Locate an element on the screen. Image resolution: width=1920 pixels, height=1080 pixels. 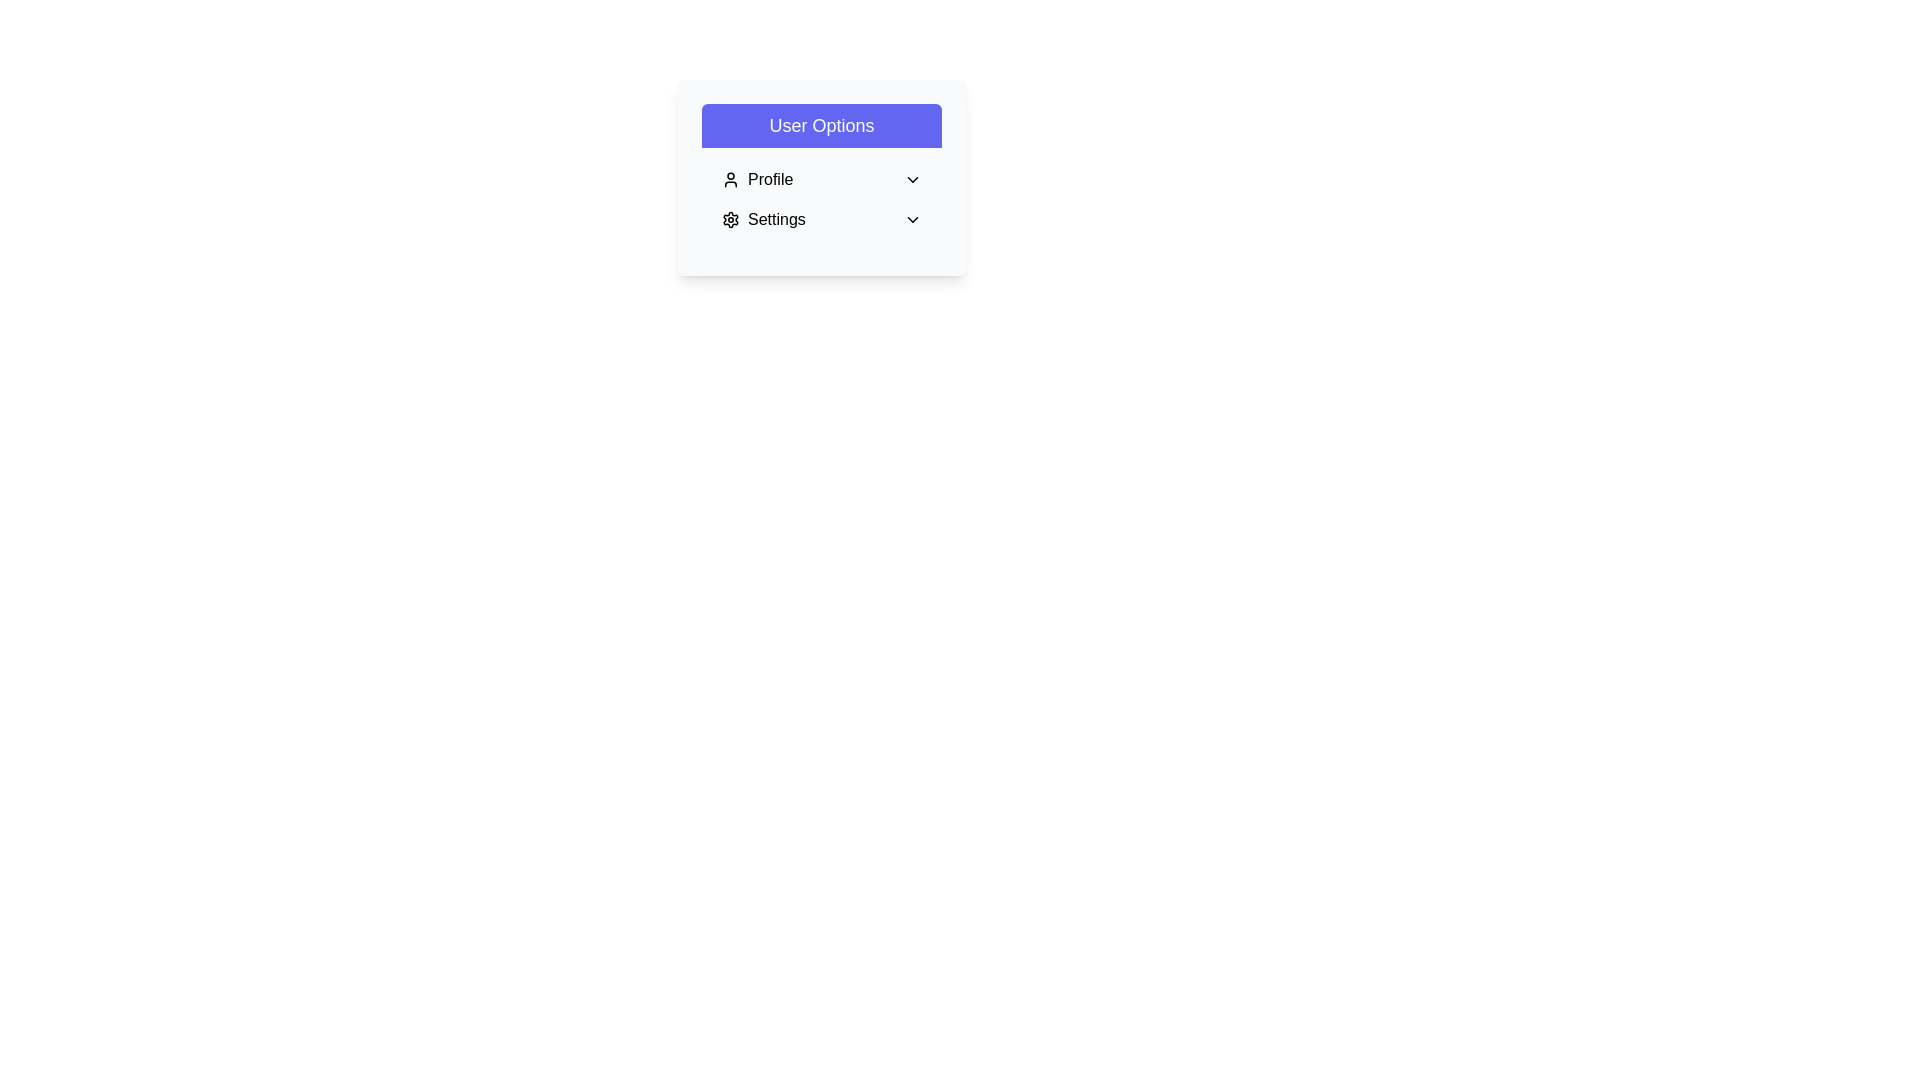
the downward chevron icon located to the right of the 'Profile' text is located at coordinates (911, 180).